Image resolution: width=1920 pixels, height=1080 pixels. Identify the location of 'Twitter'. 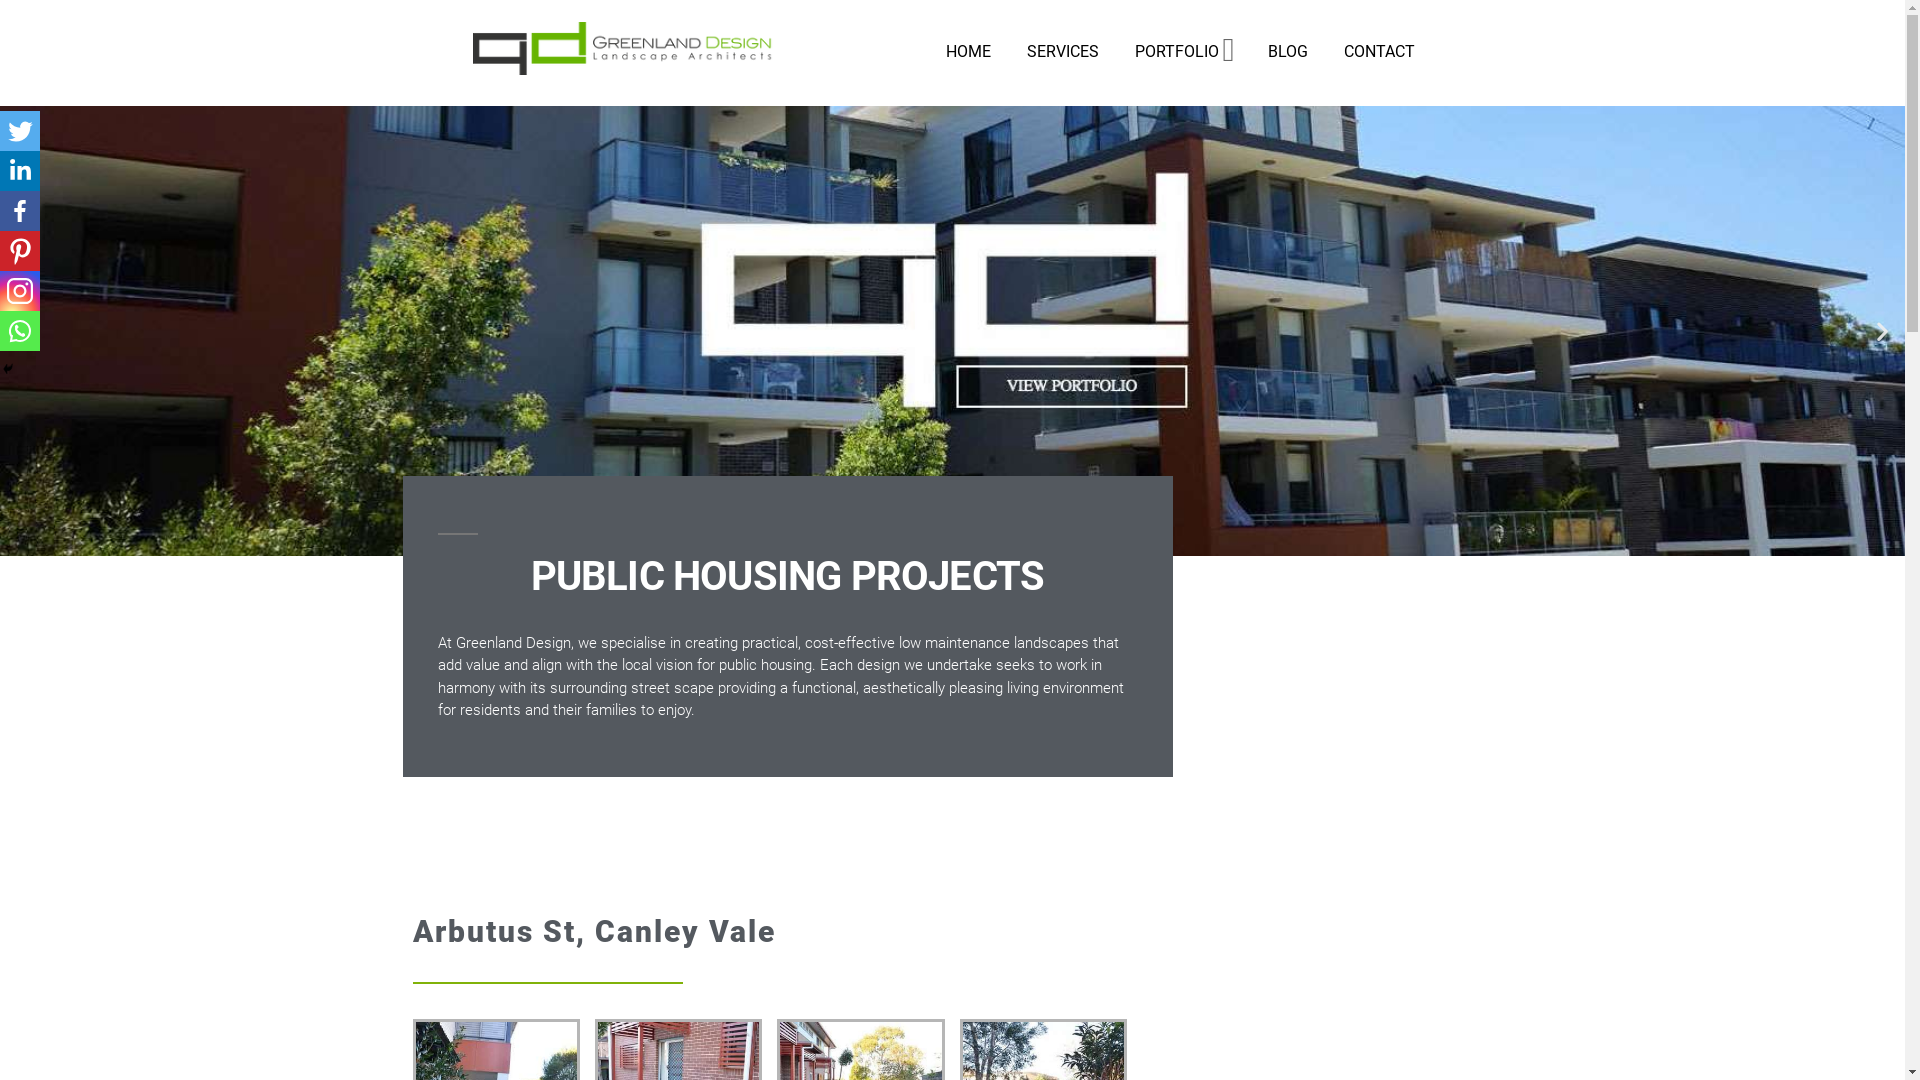
(19, 131).